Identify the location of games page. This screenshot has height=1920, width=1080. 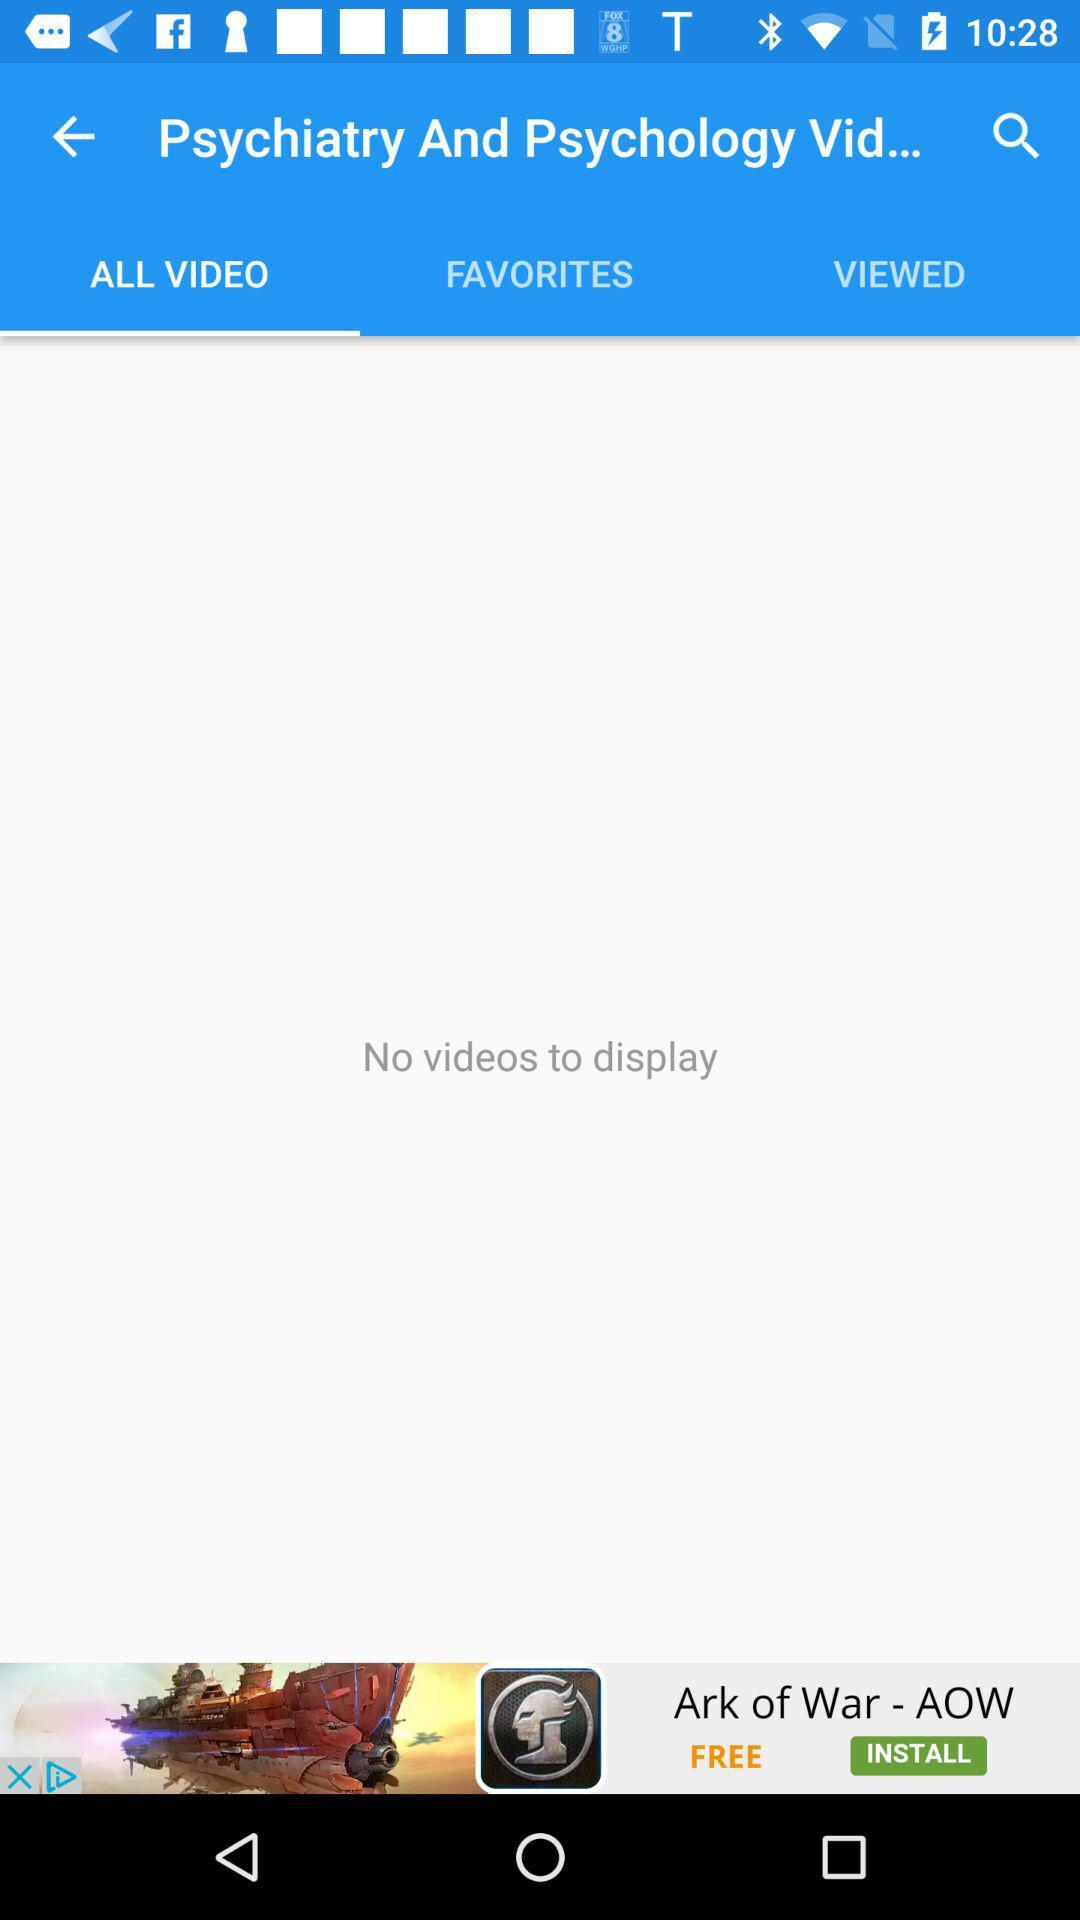
(540, 1727).